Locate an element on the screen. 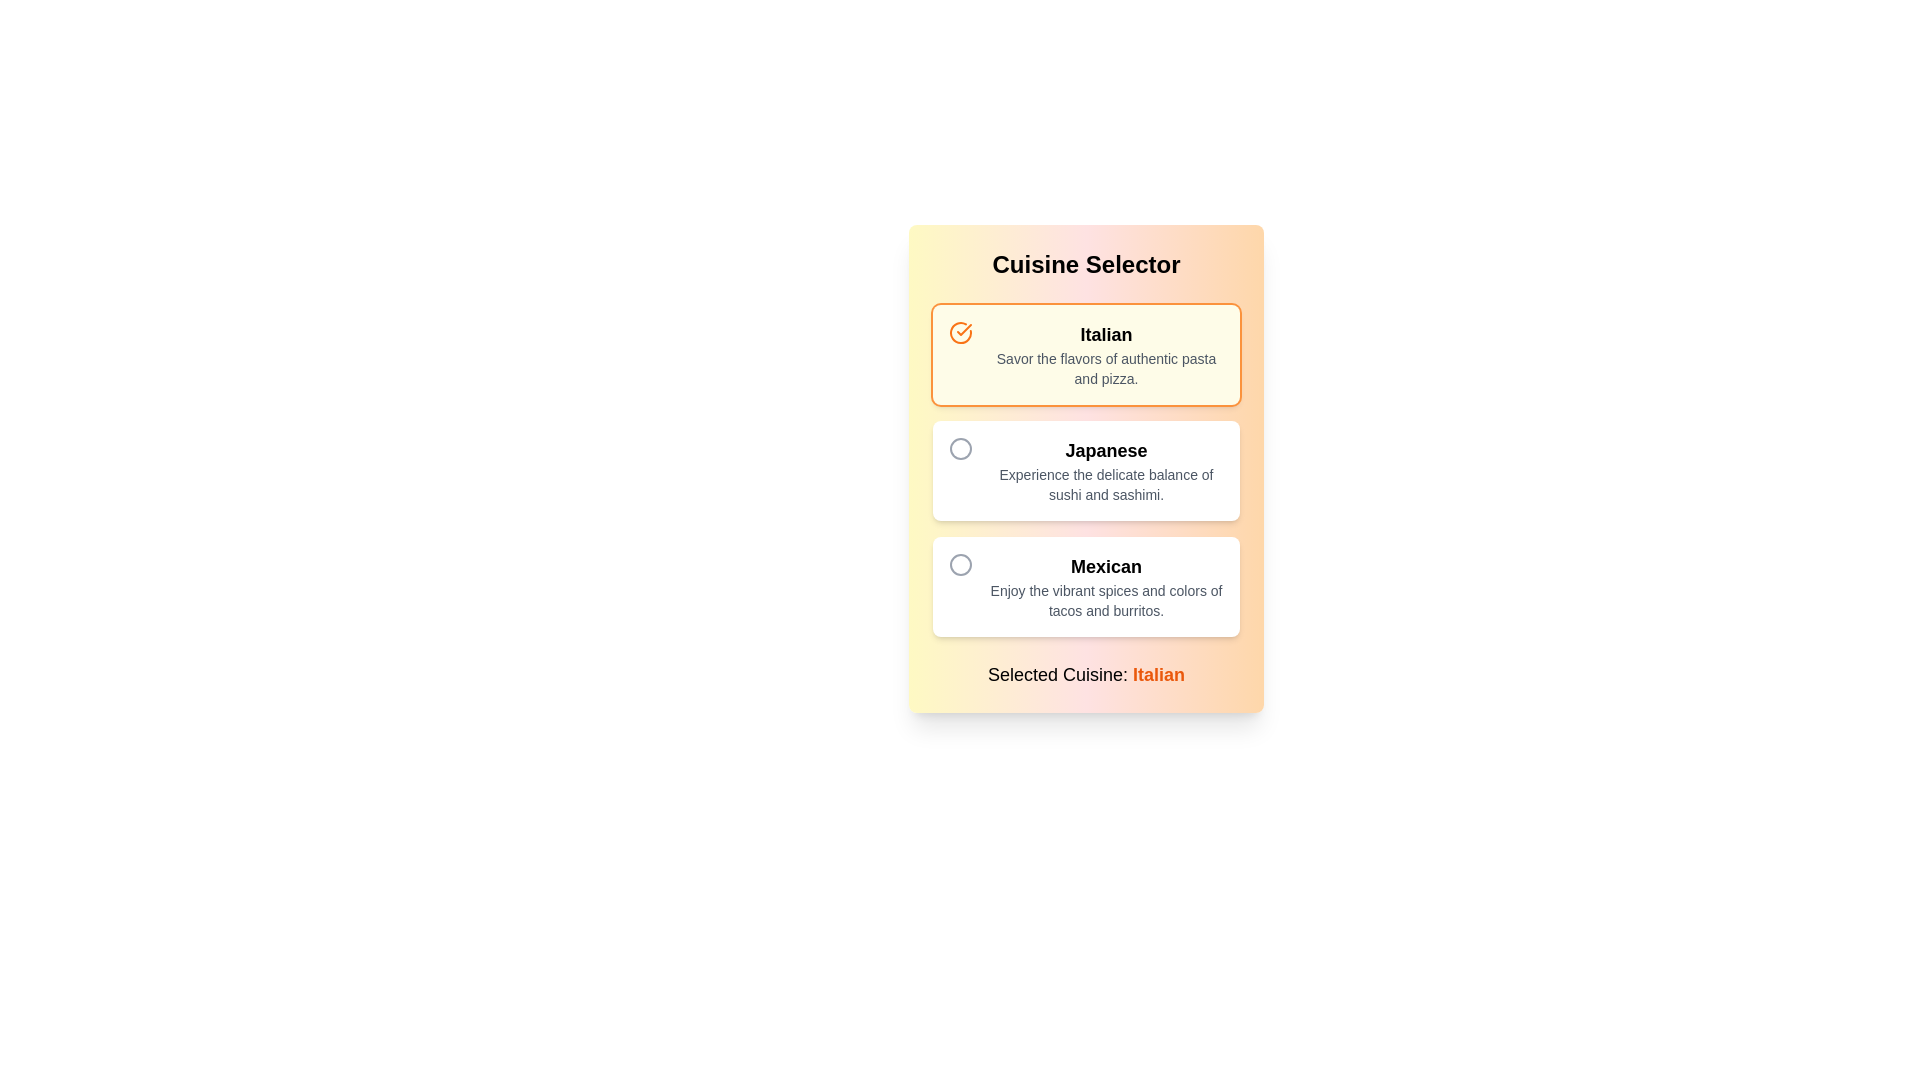 This screenshot has height=1080, width=1920. the text label displaying 'Italian' in bold orange font, which is part of the sentence 'Selected Cuisine: Italian' is located at coordinates (1159, 675).